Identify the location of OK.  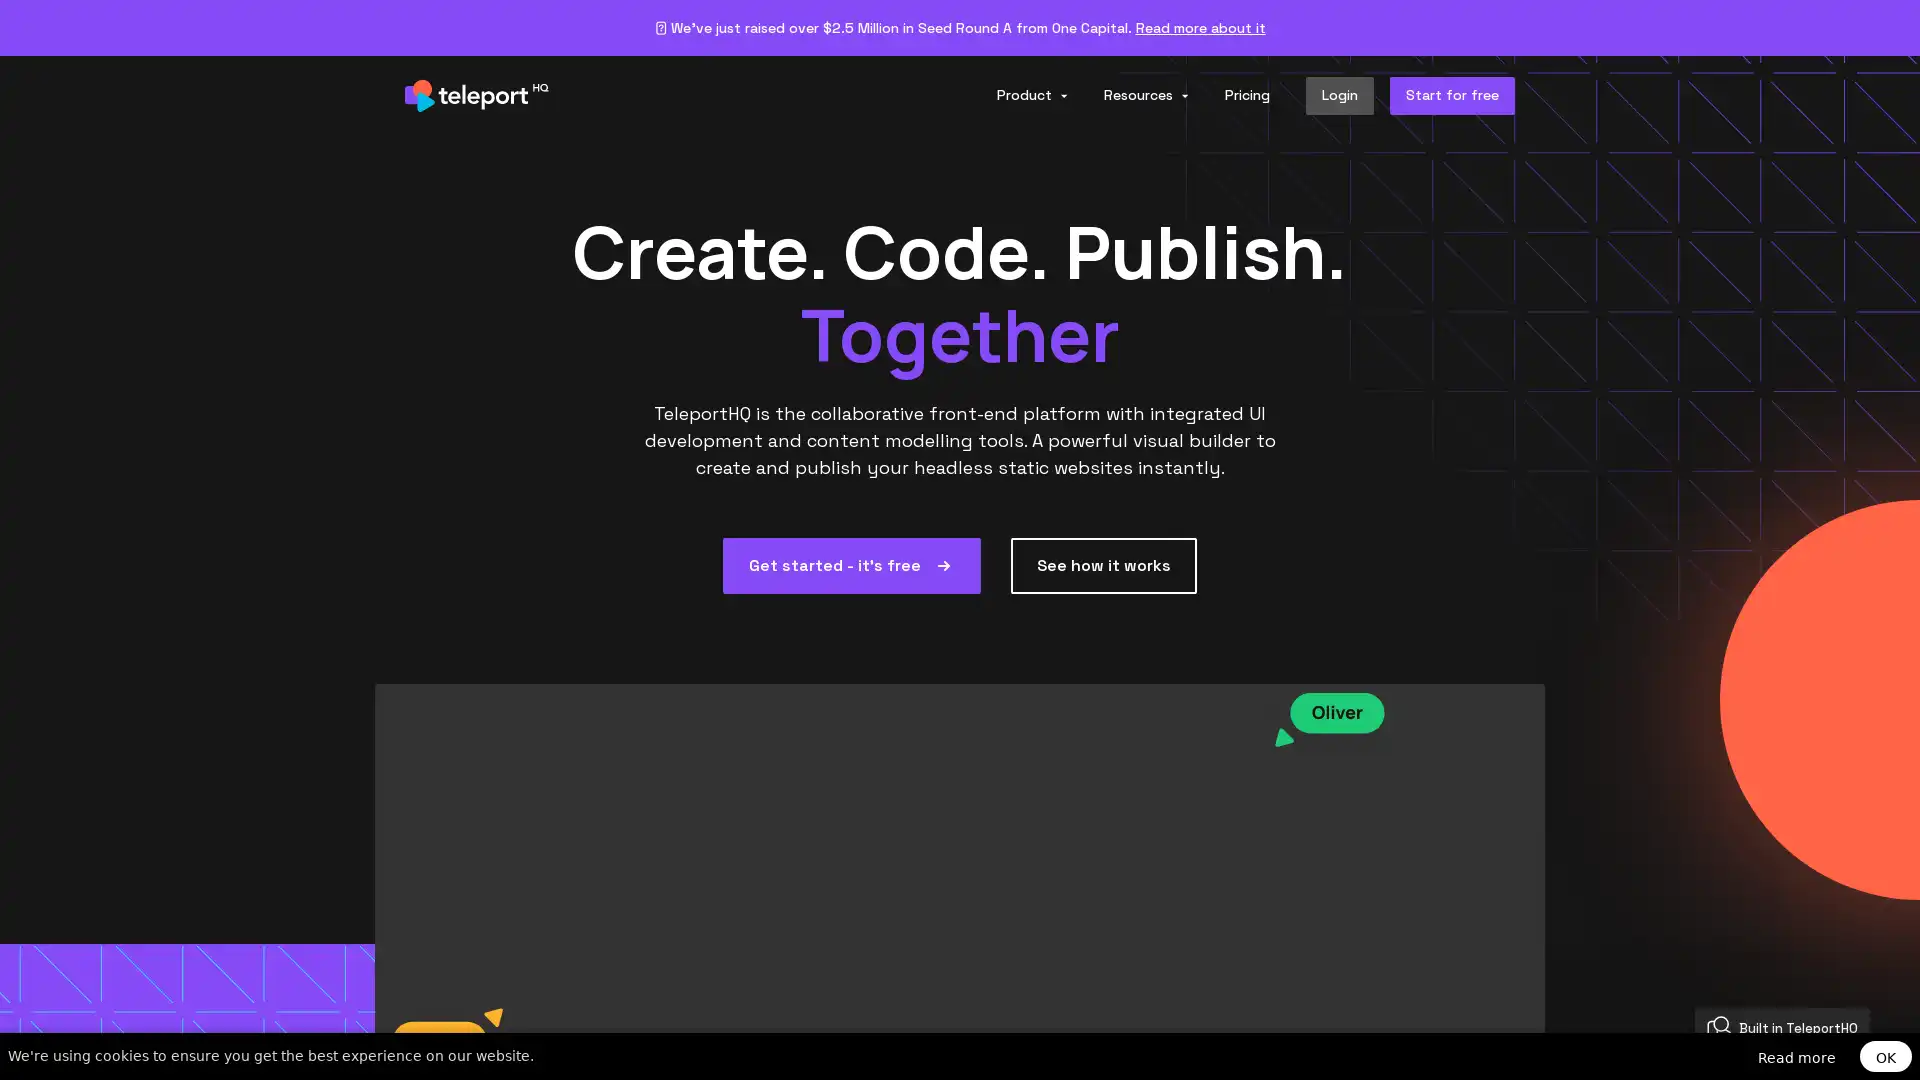
(1885, 1055).